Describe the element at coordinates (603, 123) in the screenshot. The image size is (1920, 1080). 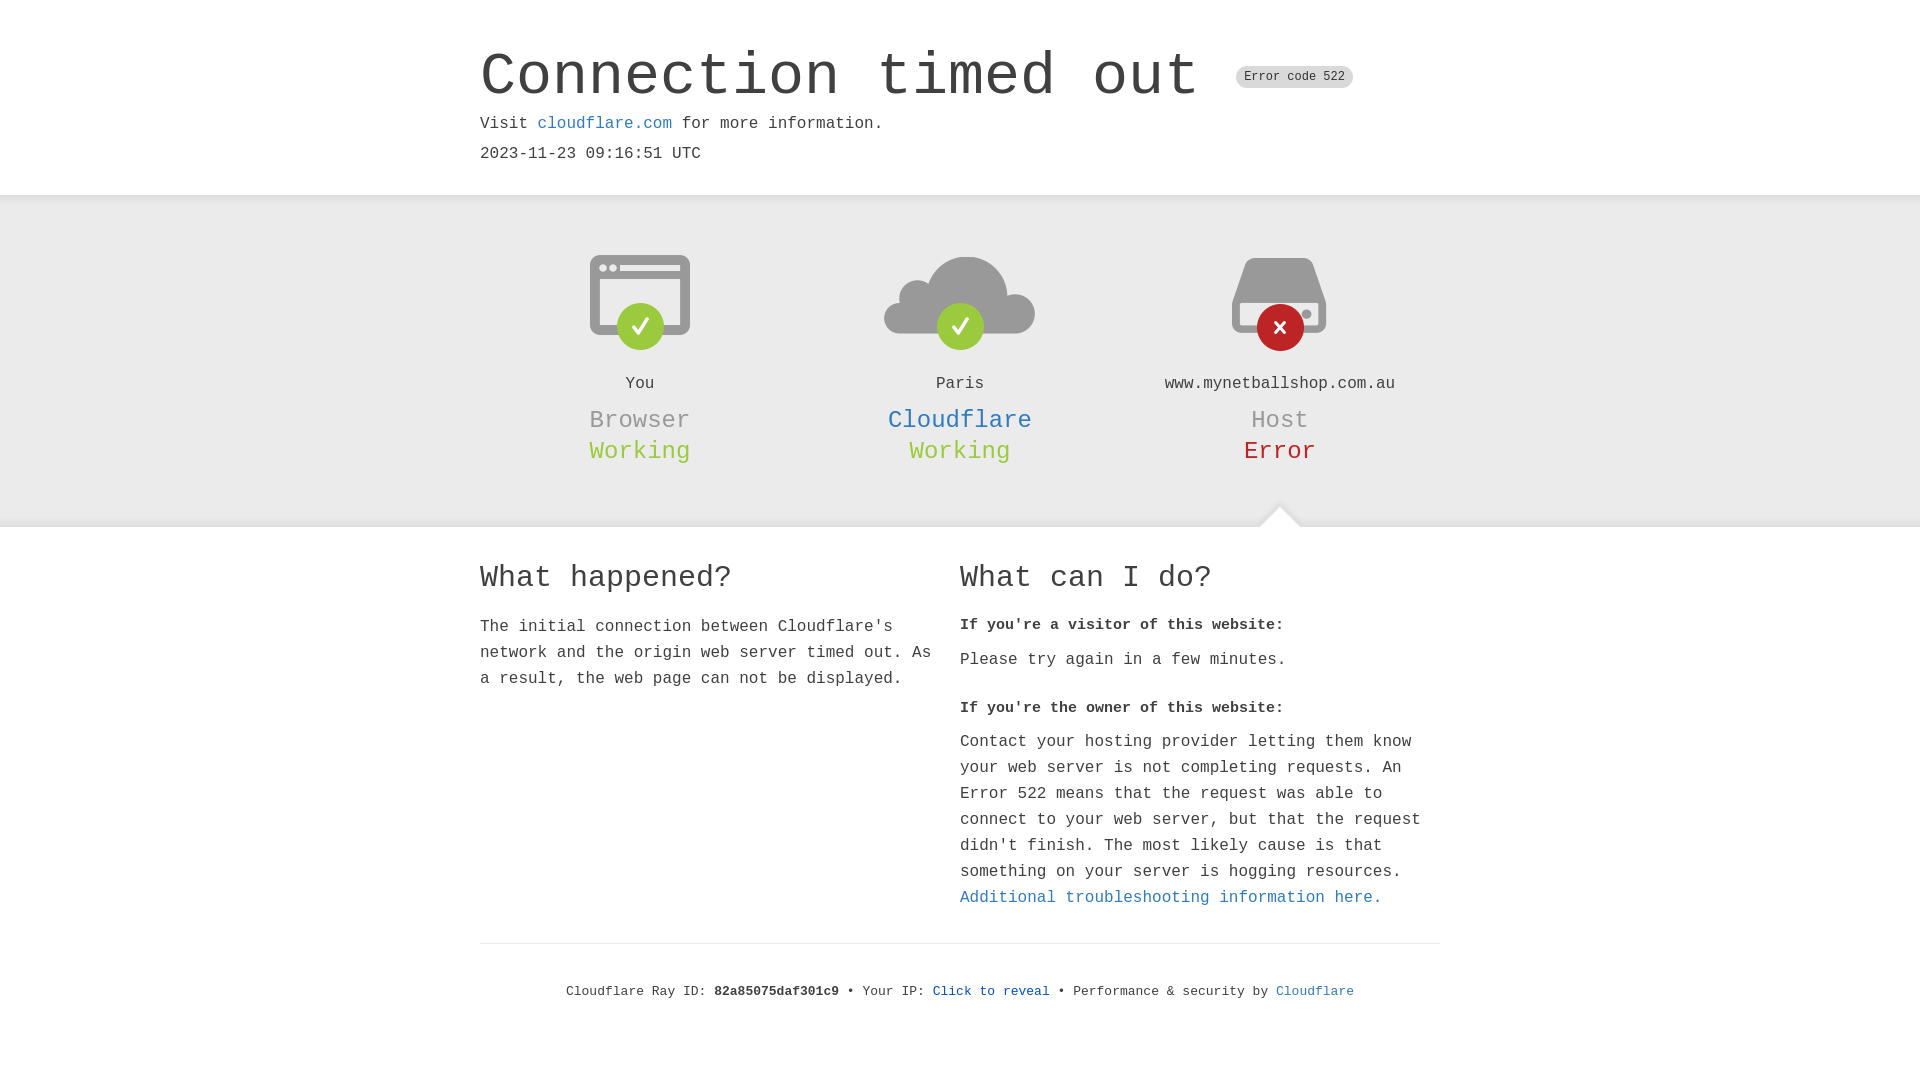
I see `'cloudflare.com'` at that location.